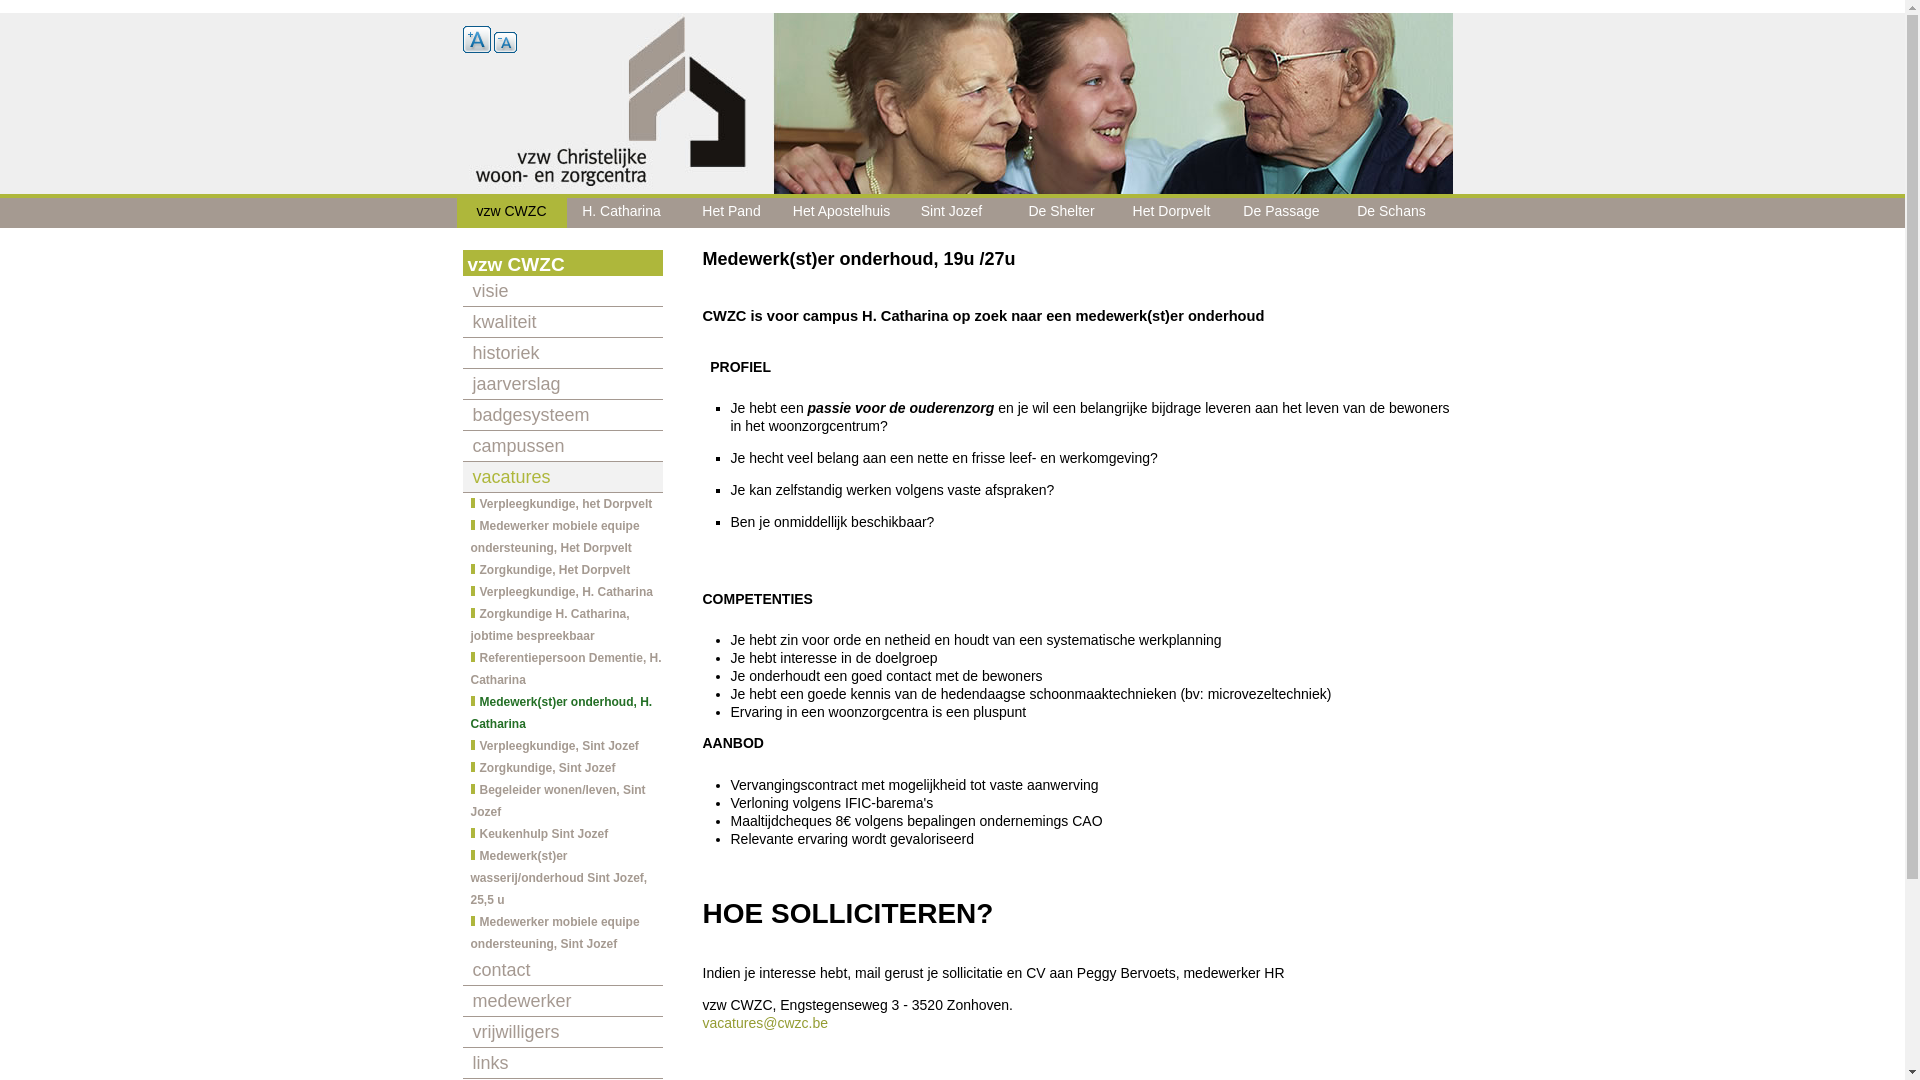 This screenshot has height=1080, width=1920. I want to click on 'Verpleegkundige, H. Catharina', so click(560, 590).